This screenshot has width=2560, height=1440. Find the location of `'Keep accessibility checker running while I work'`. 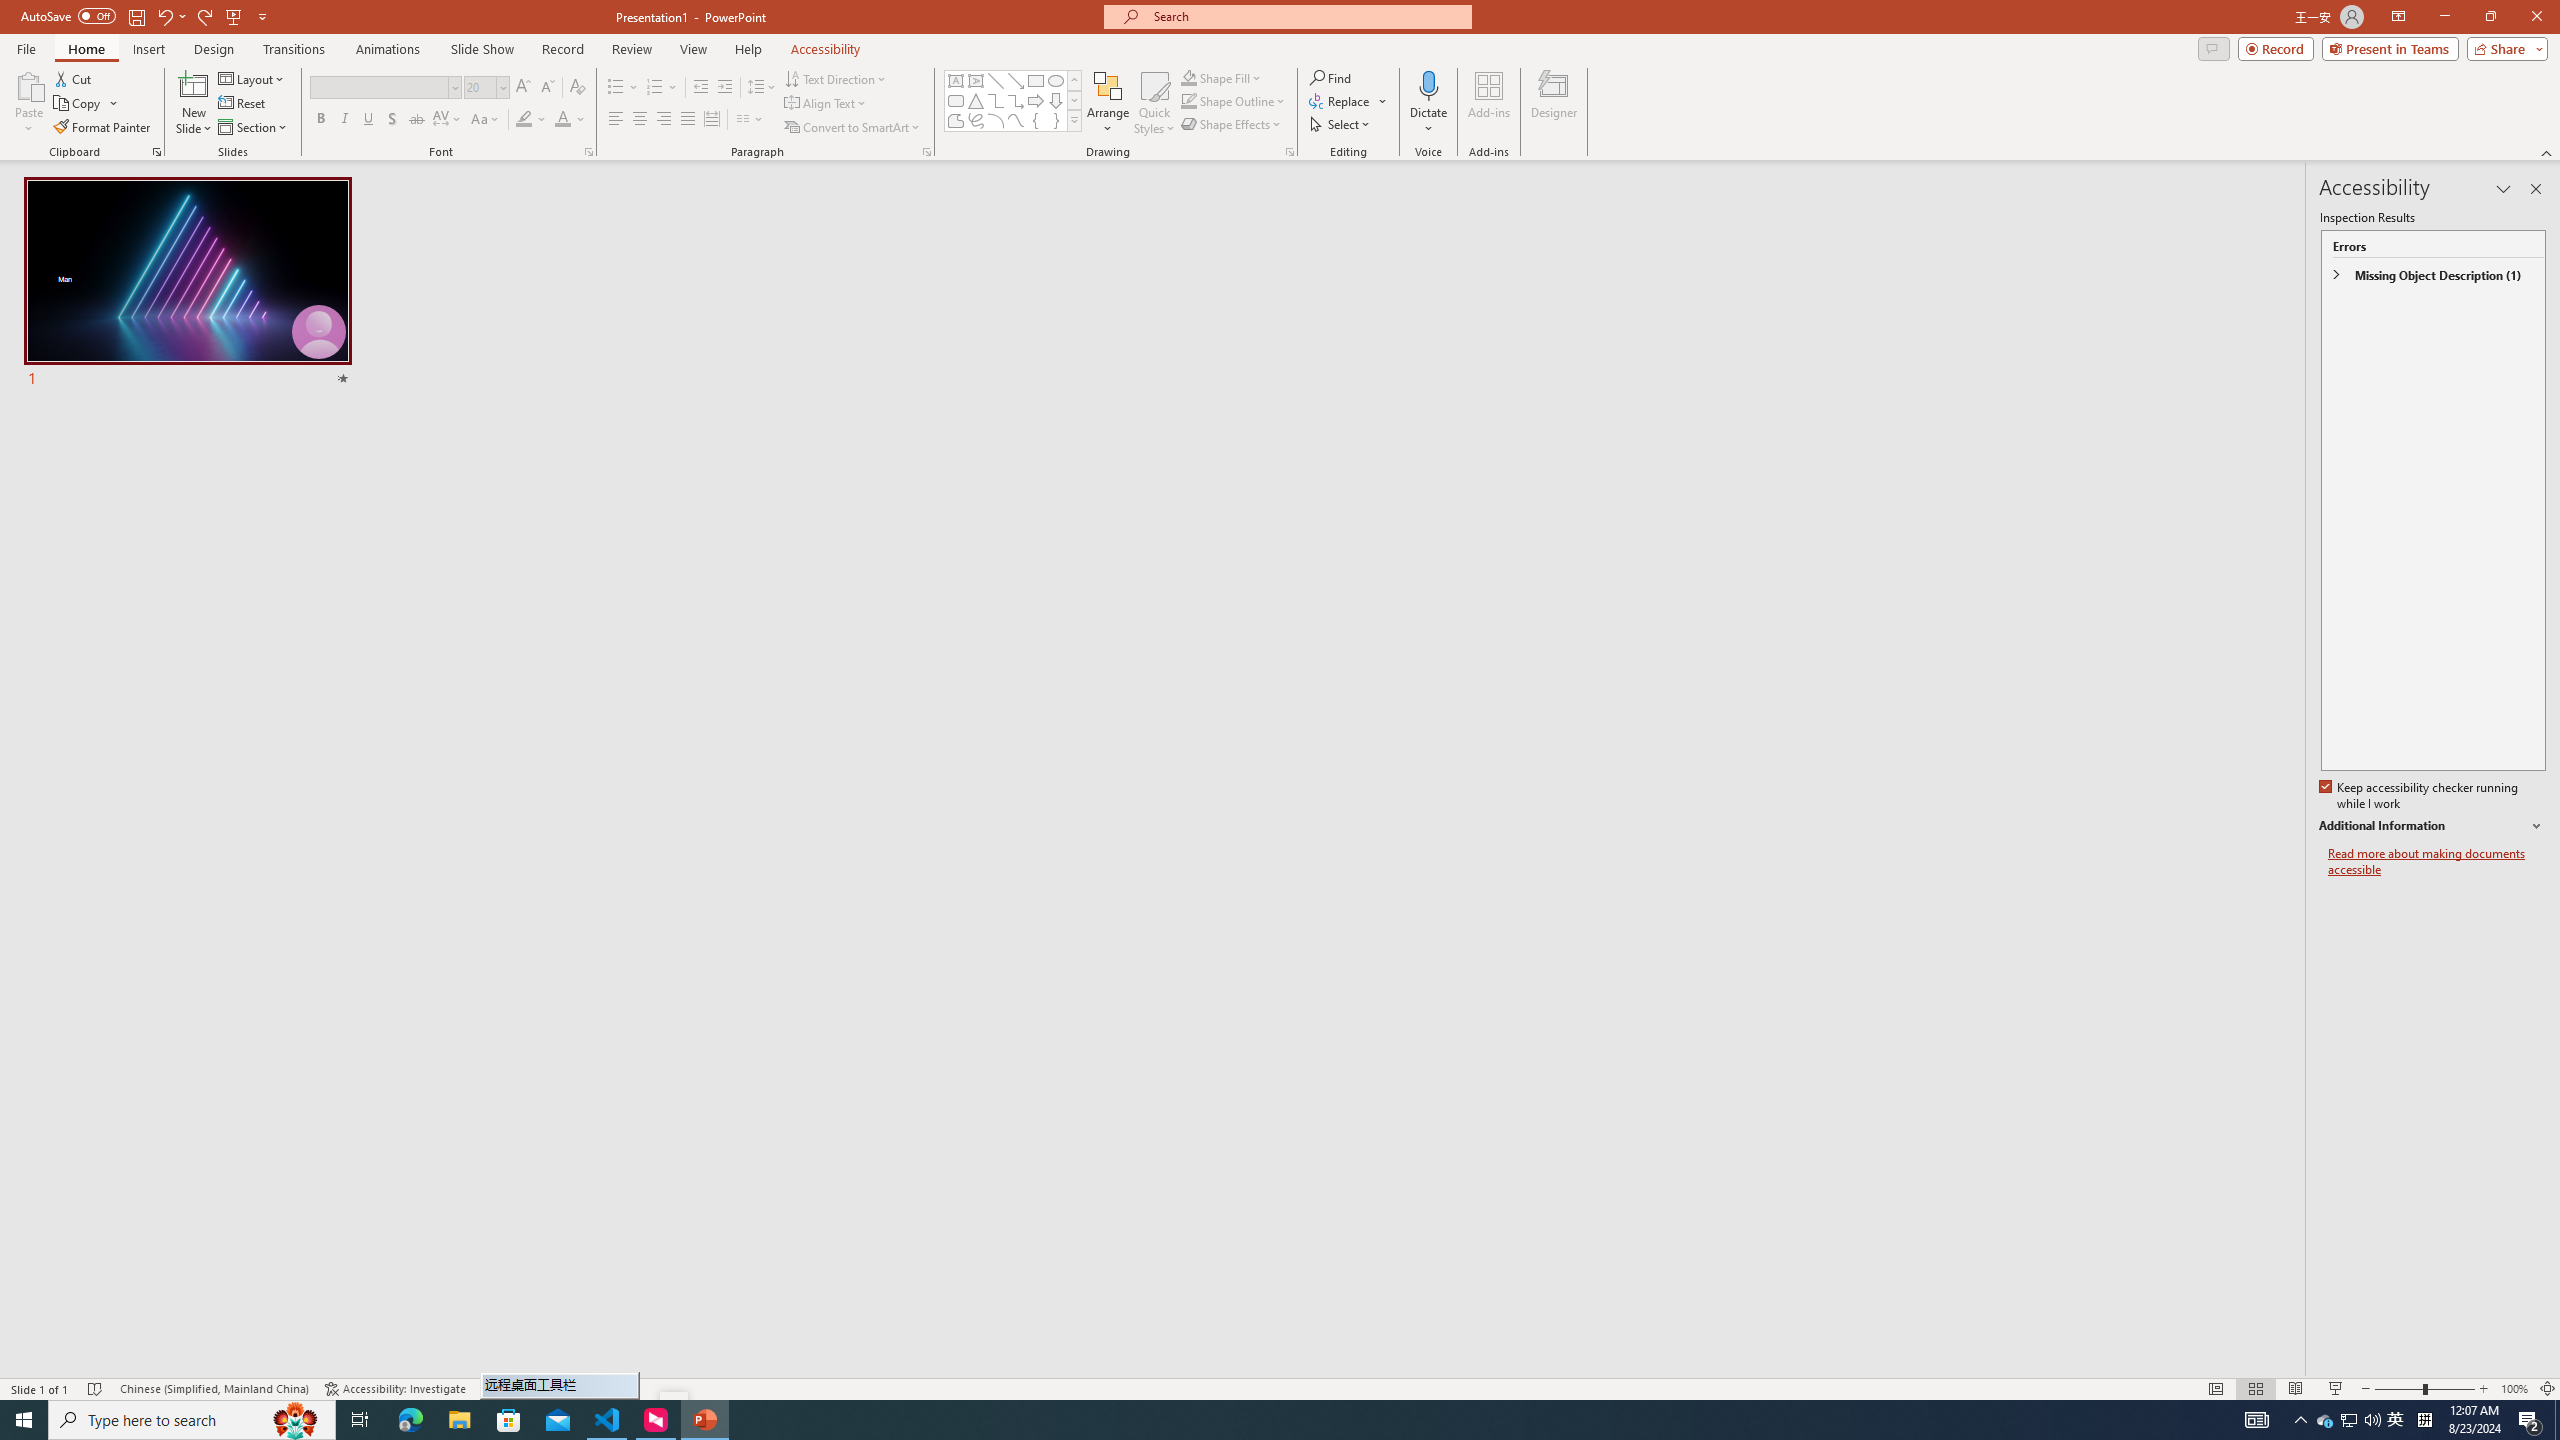

'Keep accessibility checker running while I work' is located at coordinates (2420, 796).